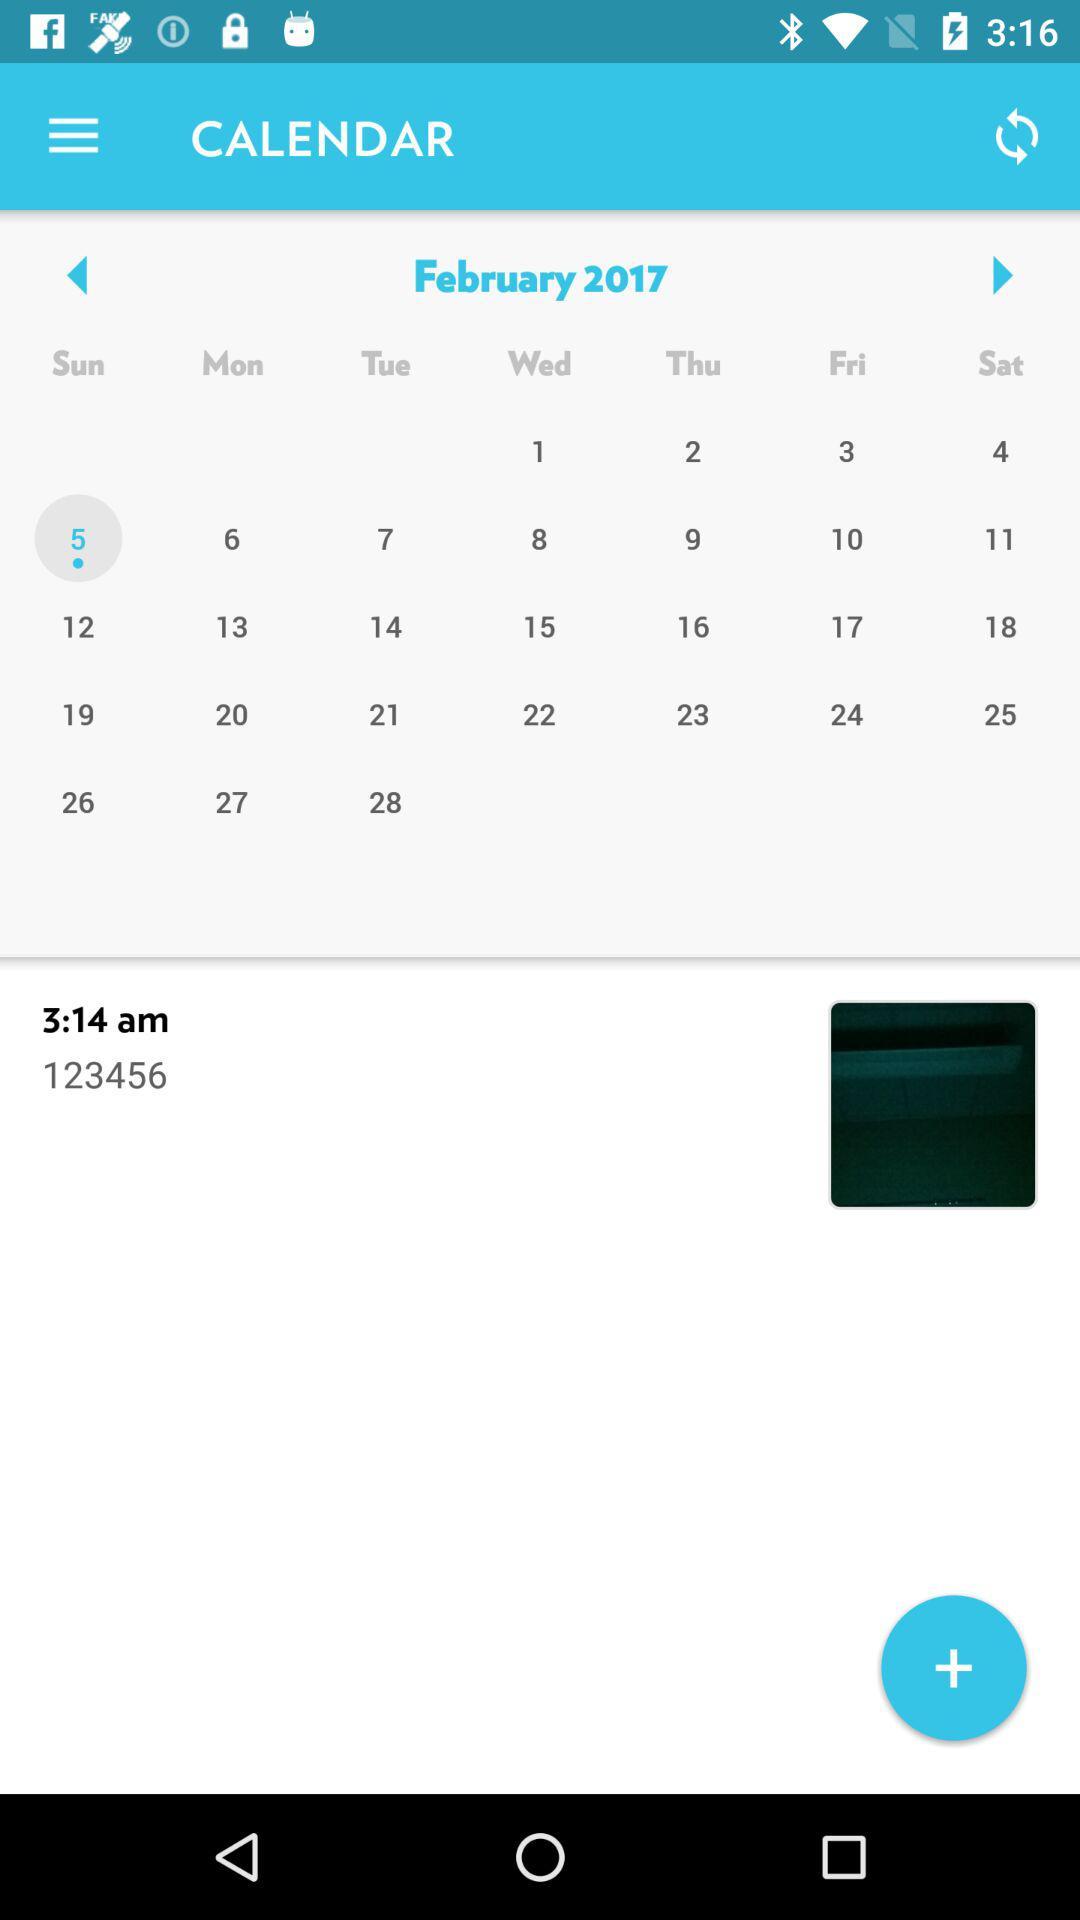 The width and height of the screenshot is (1080, 1920). What do you see at coordinates (77, 801) in the screenshot?
I see `26 icon` at bounding box center [77, 801].